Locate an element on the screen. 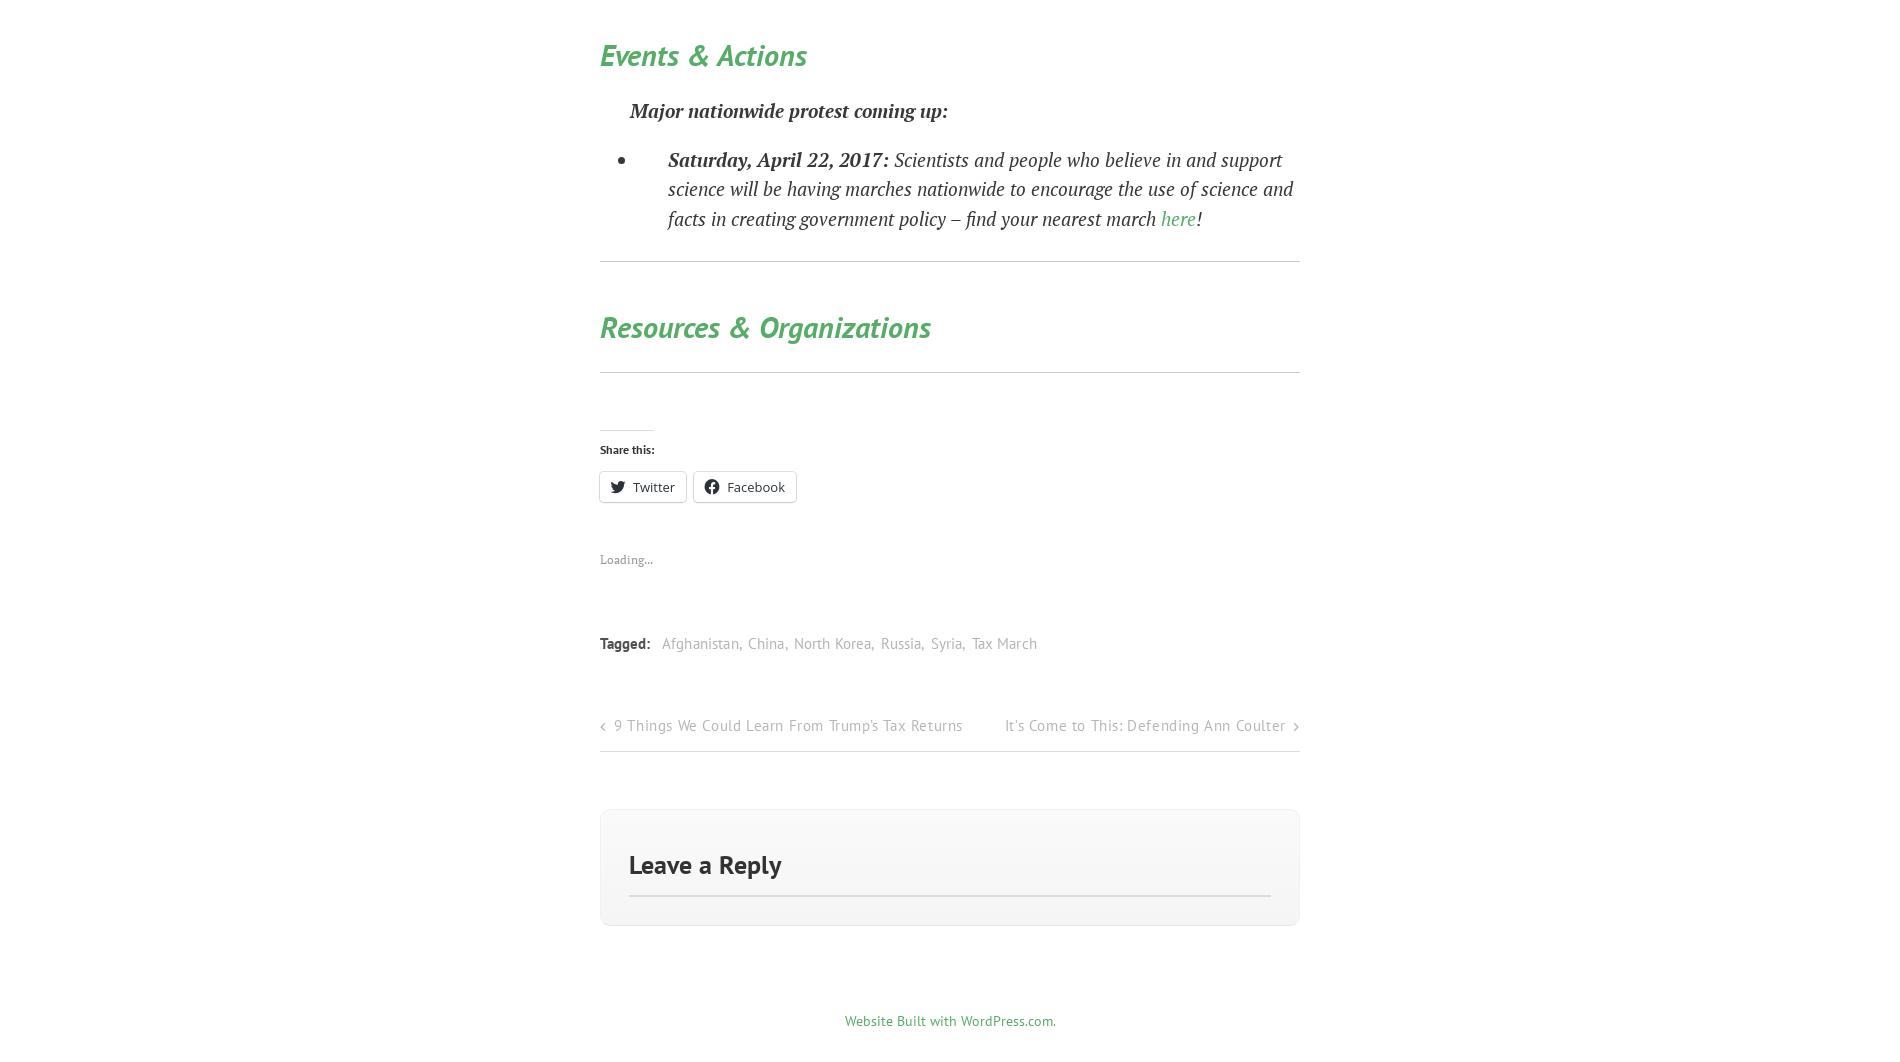 The height and width of the screenshot is (1062, 1900). '!' is located at coordinates (1198, 217).